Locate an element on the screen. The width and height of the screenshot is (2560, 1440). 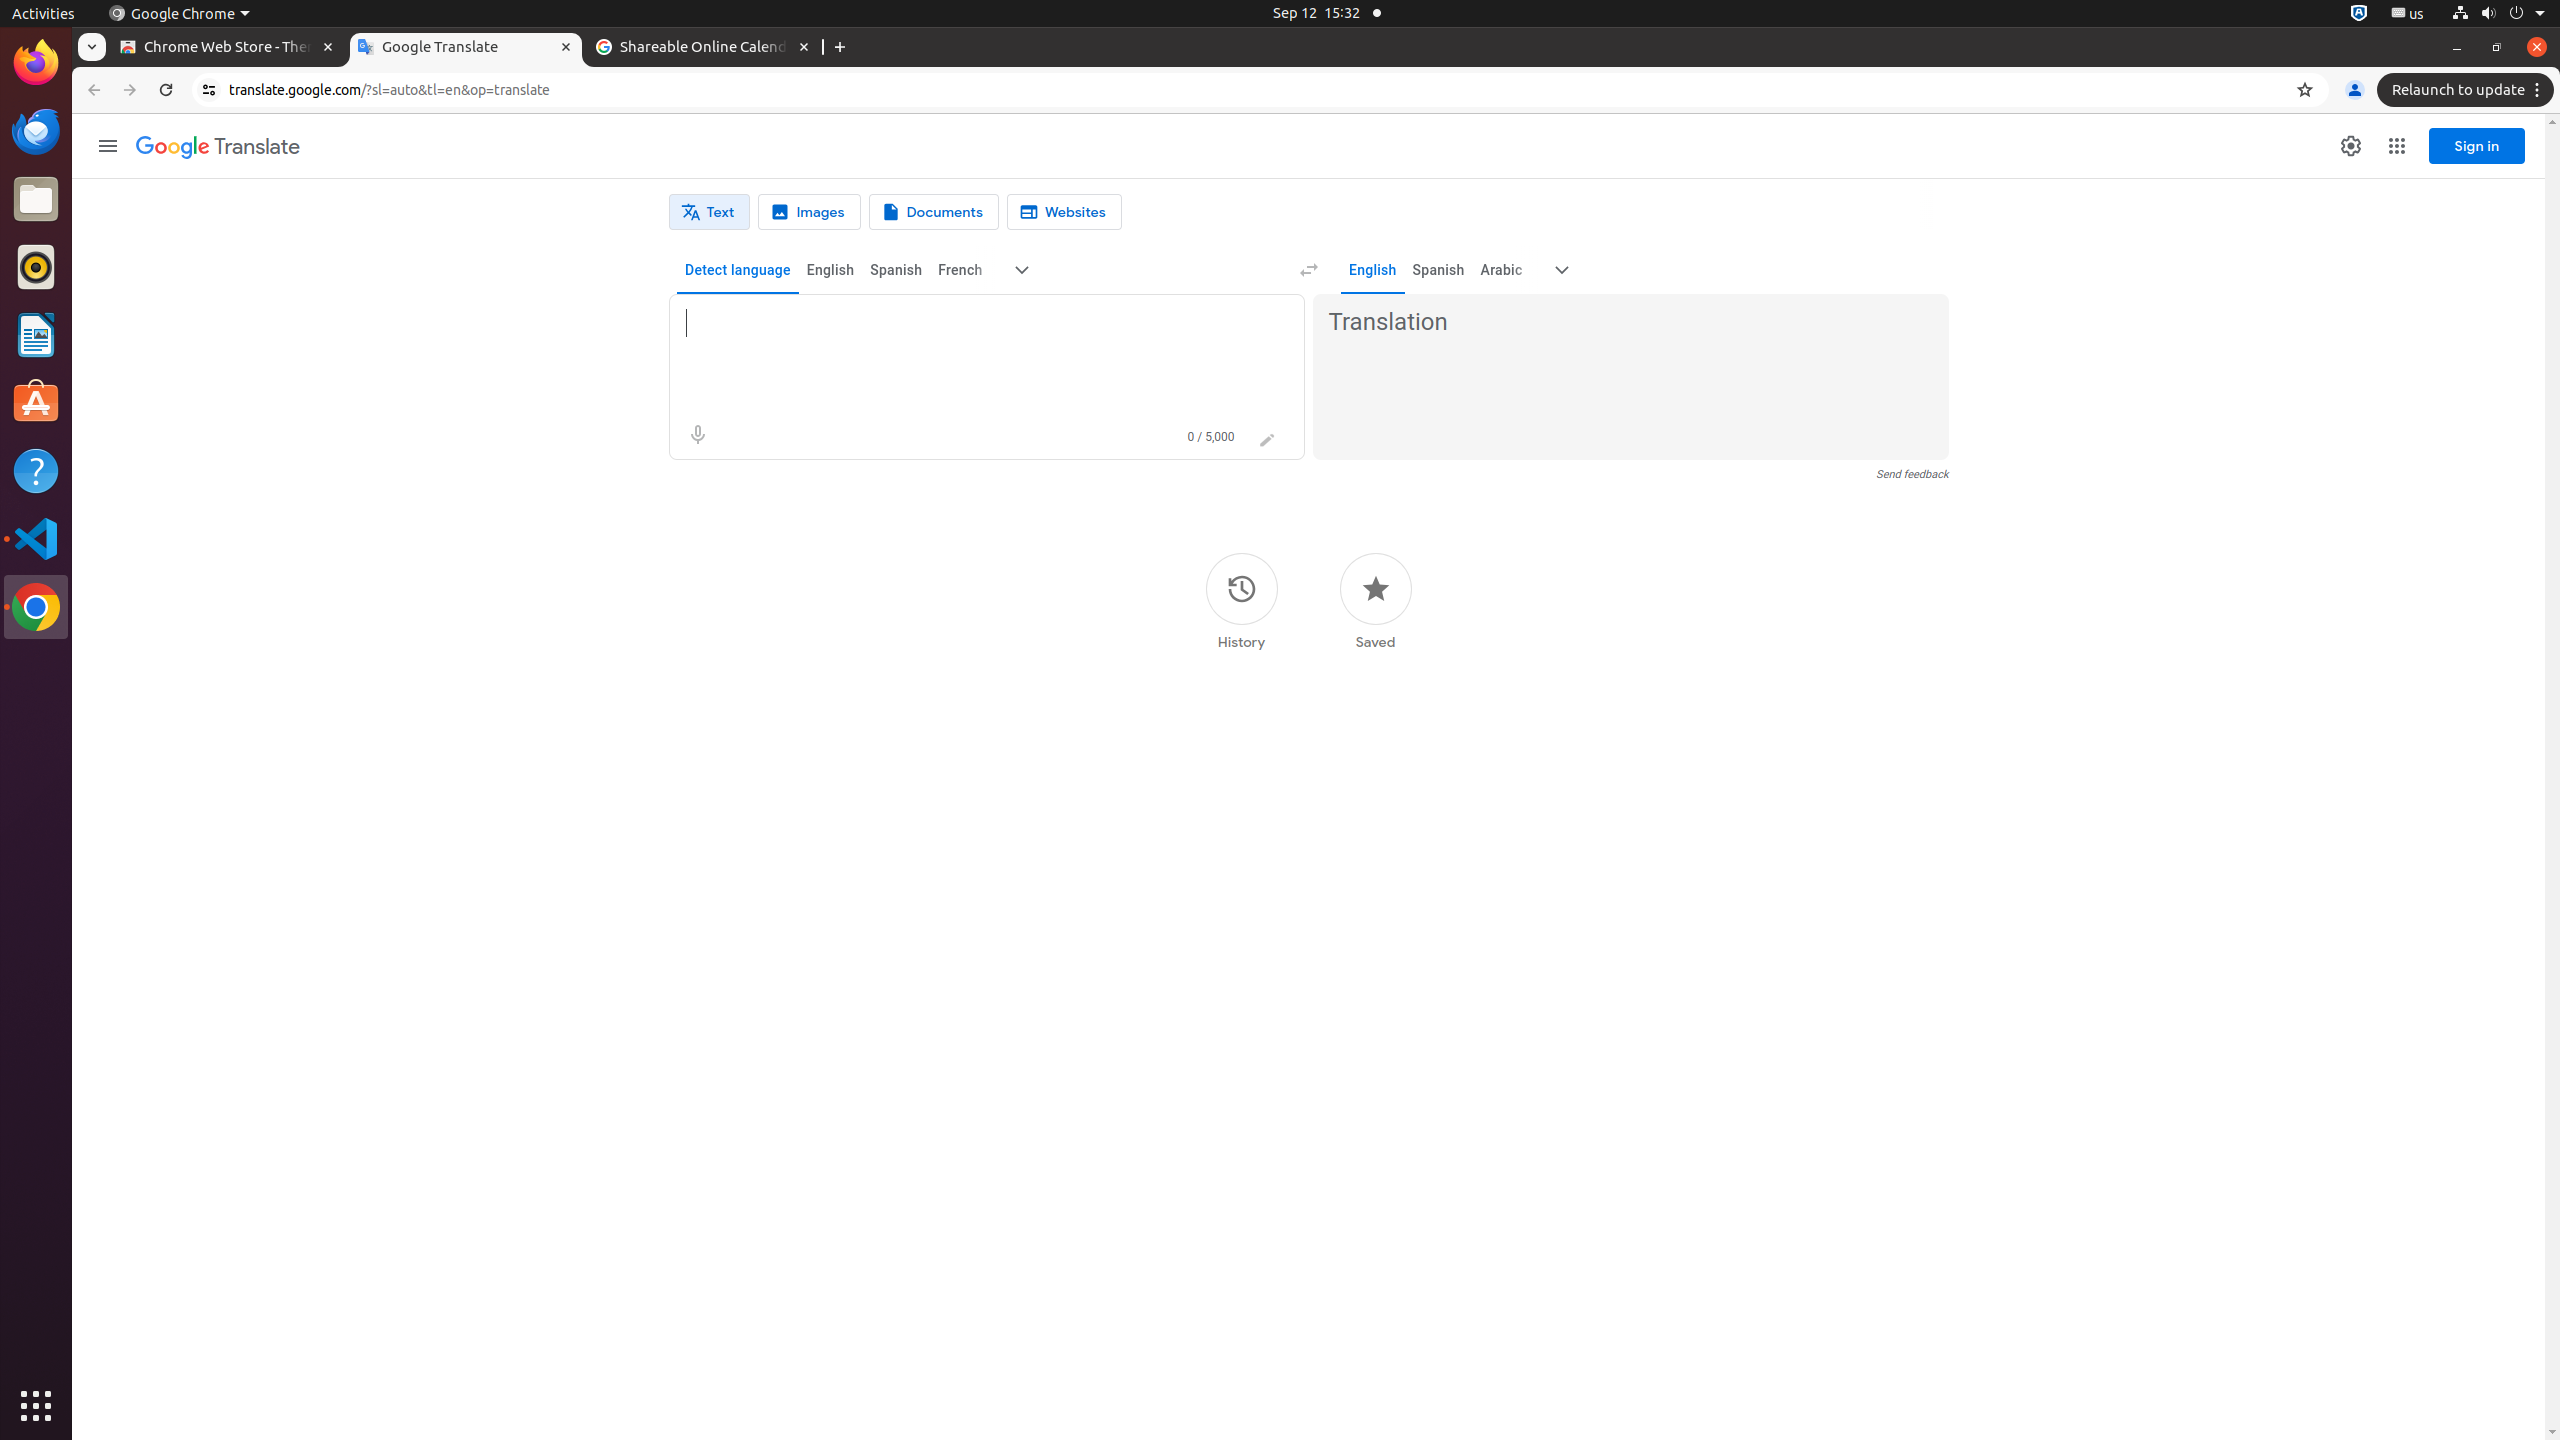
'Show Applications' is located at coordinates (36, 1405).